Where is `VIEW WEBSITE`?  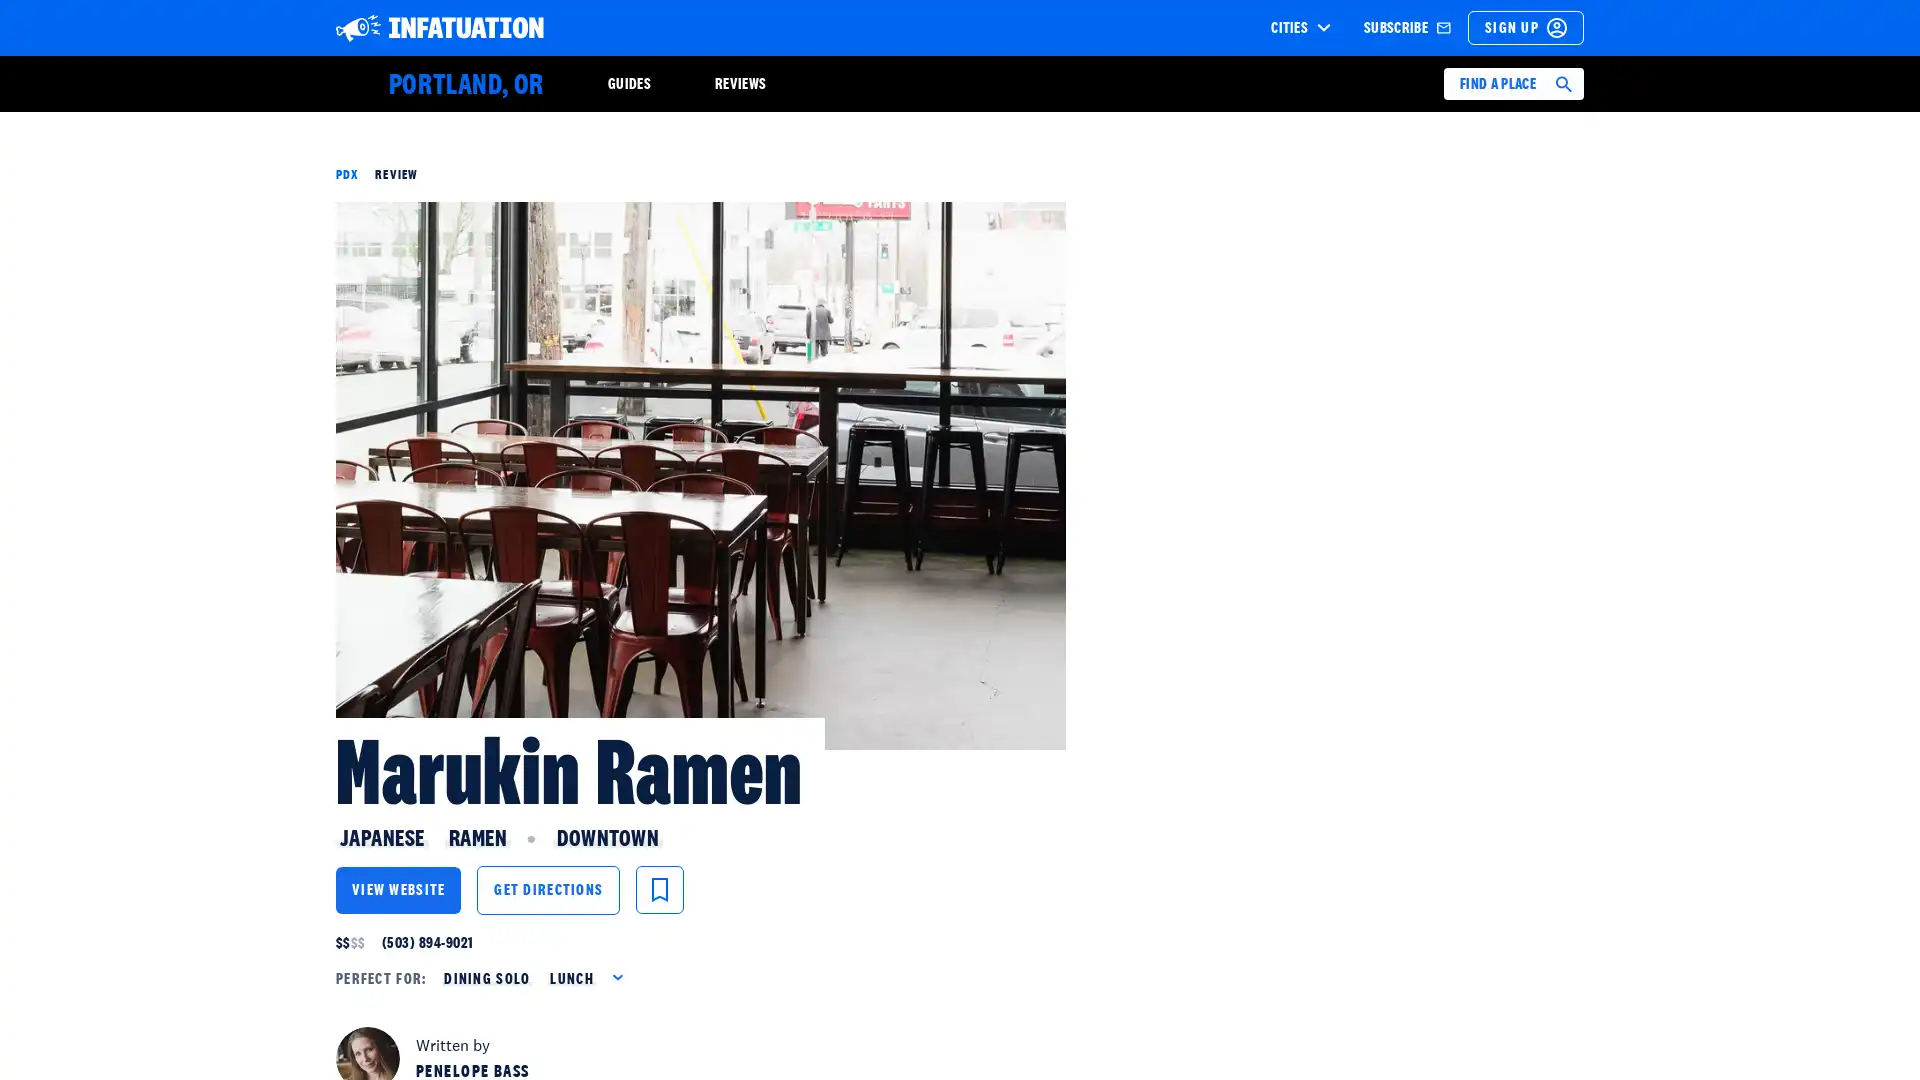 VIEW WEBSITE is located at coordinates (398, 889).